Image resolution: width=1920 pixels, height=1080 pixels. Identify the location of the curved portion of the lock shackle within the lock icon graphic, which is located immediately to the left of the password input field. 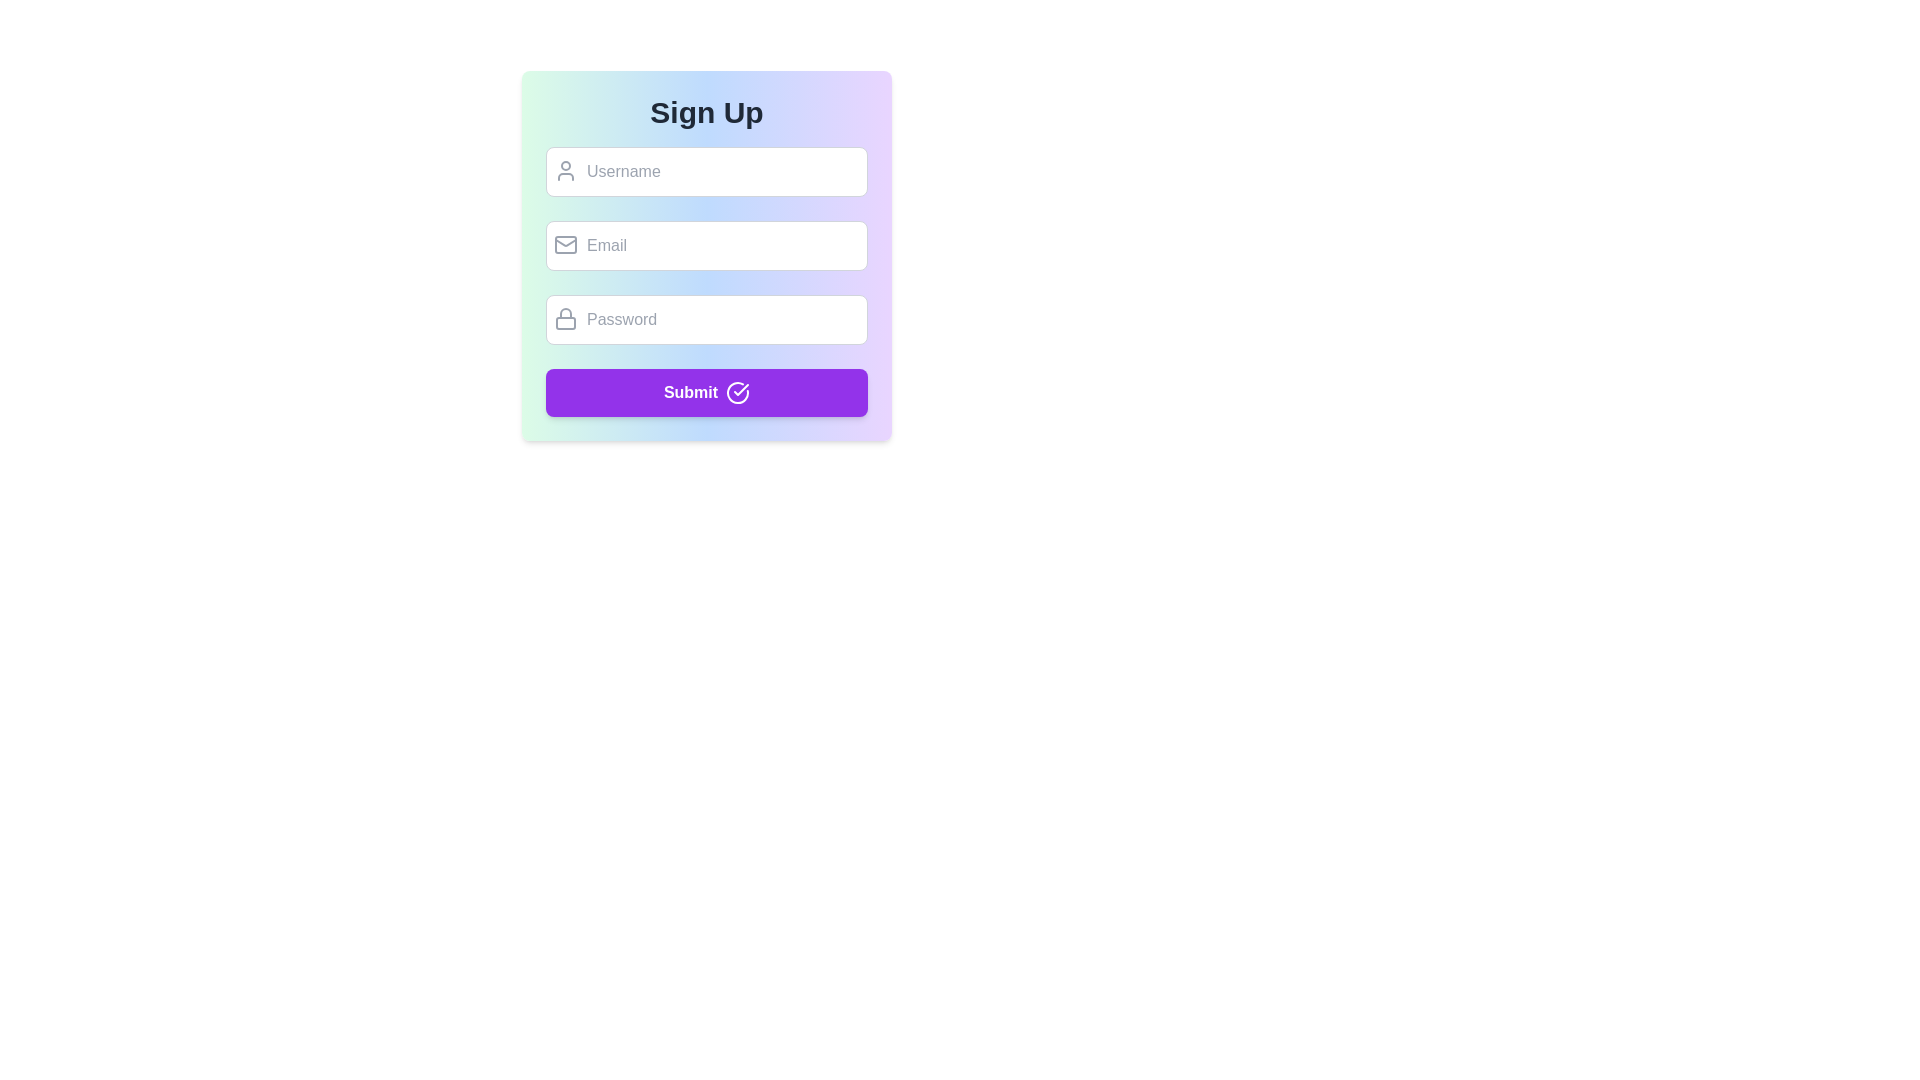
(565, 313).